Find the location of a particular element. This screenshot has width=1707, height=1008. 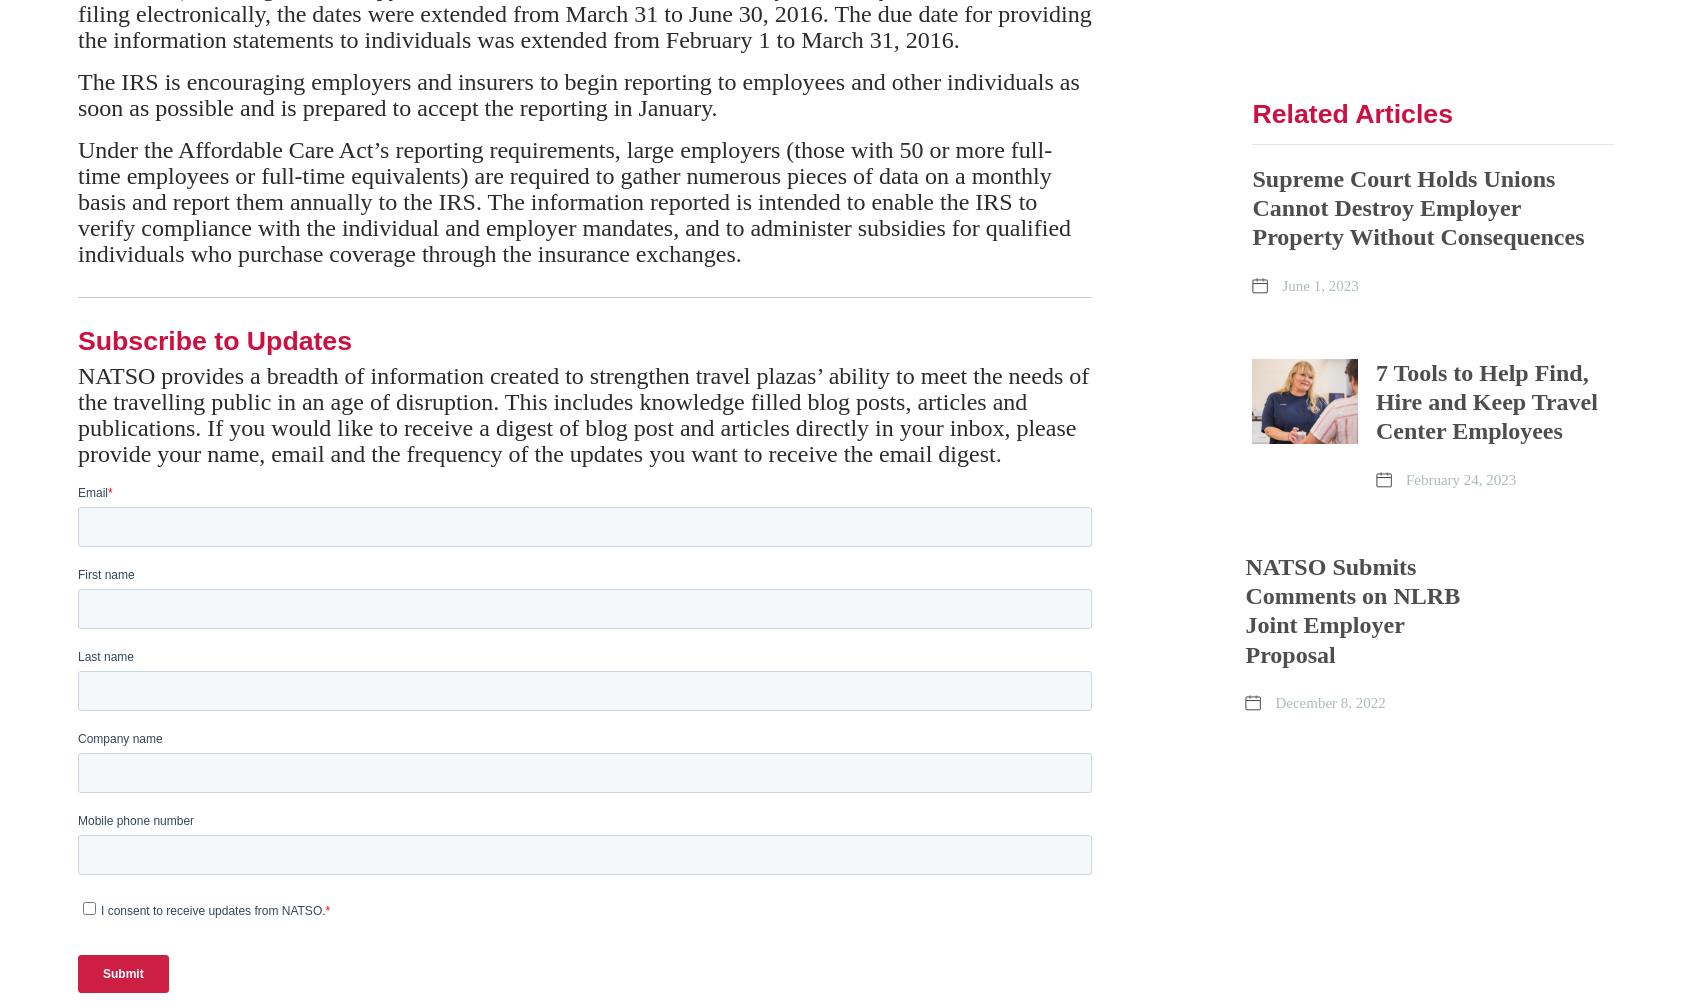

'7 Tools to Help Find, Hire and Keep Travel Center Employees' is located at coordinates (1484, 401).